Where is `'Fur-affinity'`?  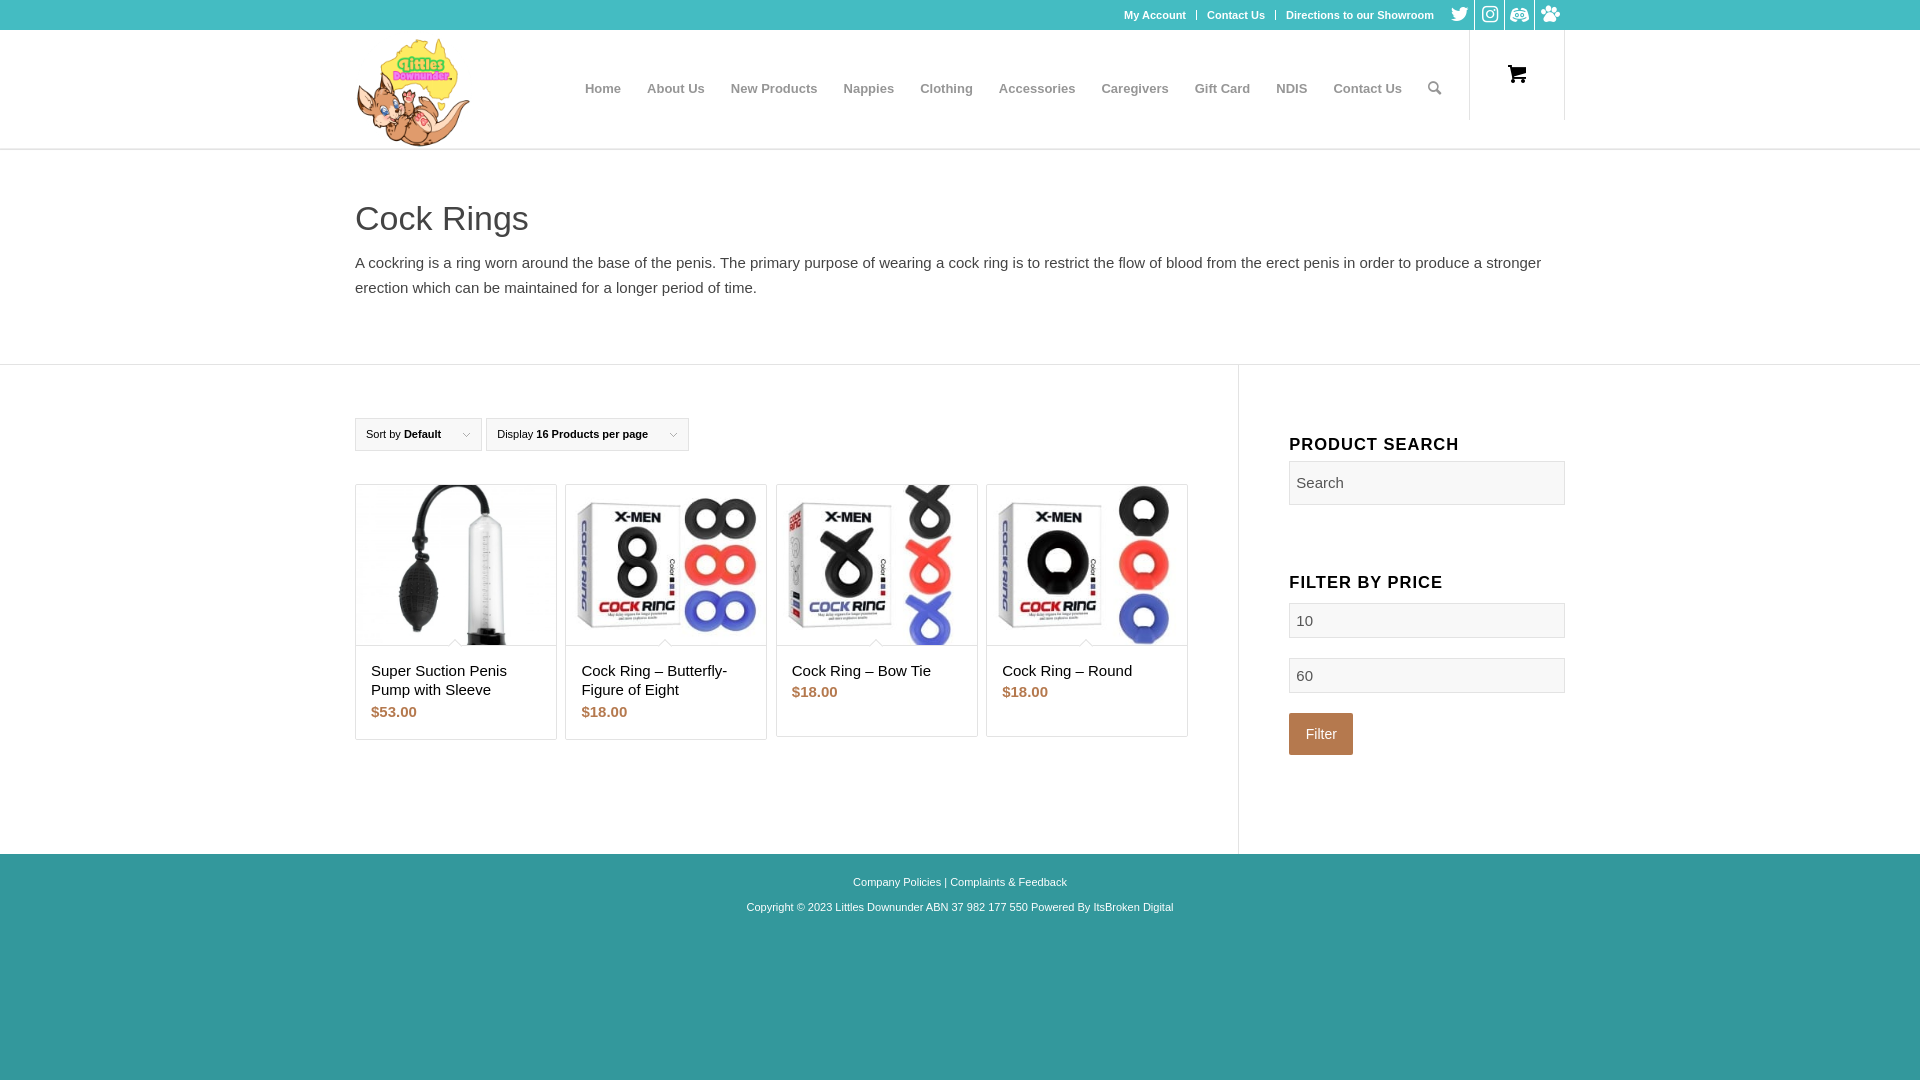 'Fur-affinity' is located at coordinates (1549, 15).